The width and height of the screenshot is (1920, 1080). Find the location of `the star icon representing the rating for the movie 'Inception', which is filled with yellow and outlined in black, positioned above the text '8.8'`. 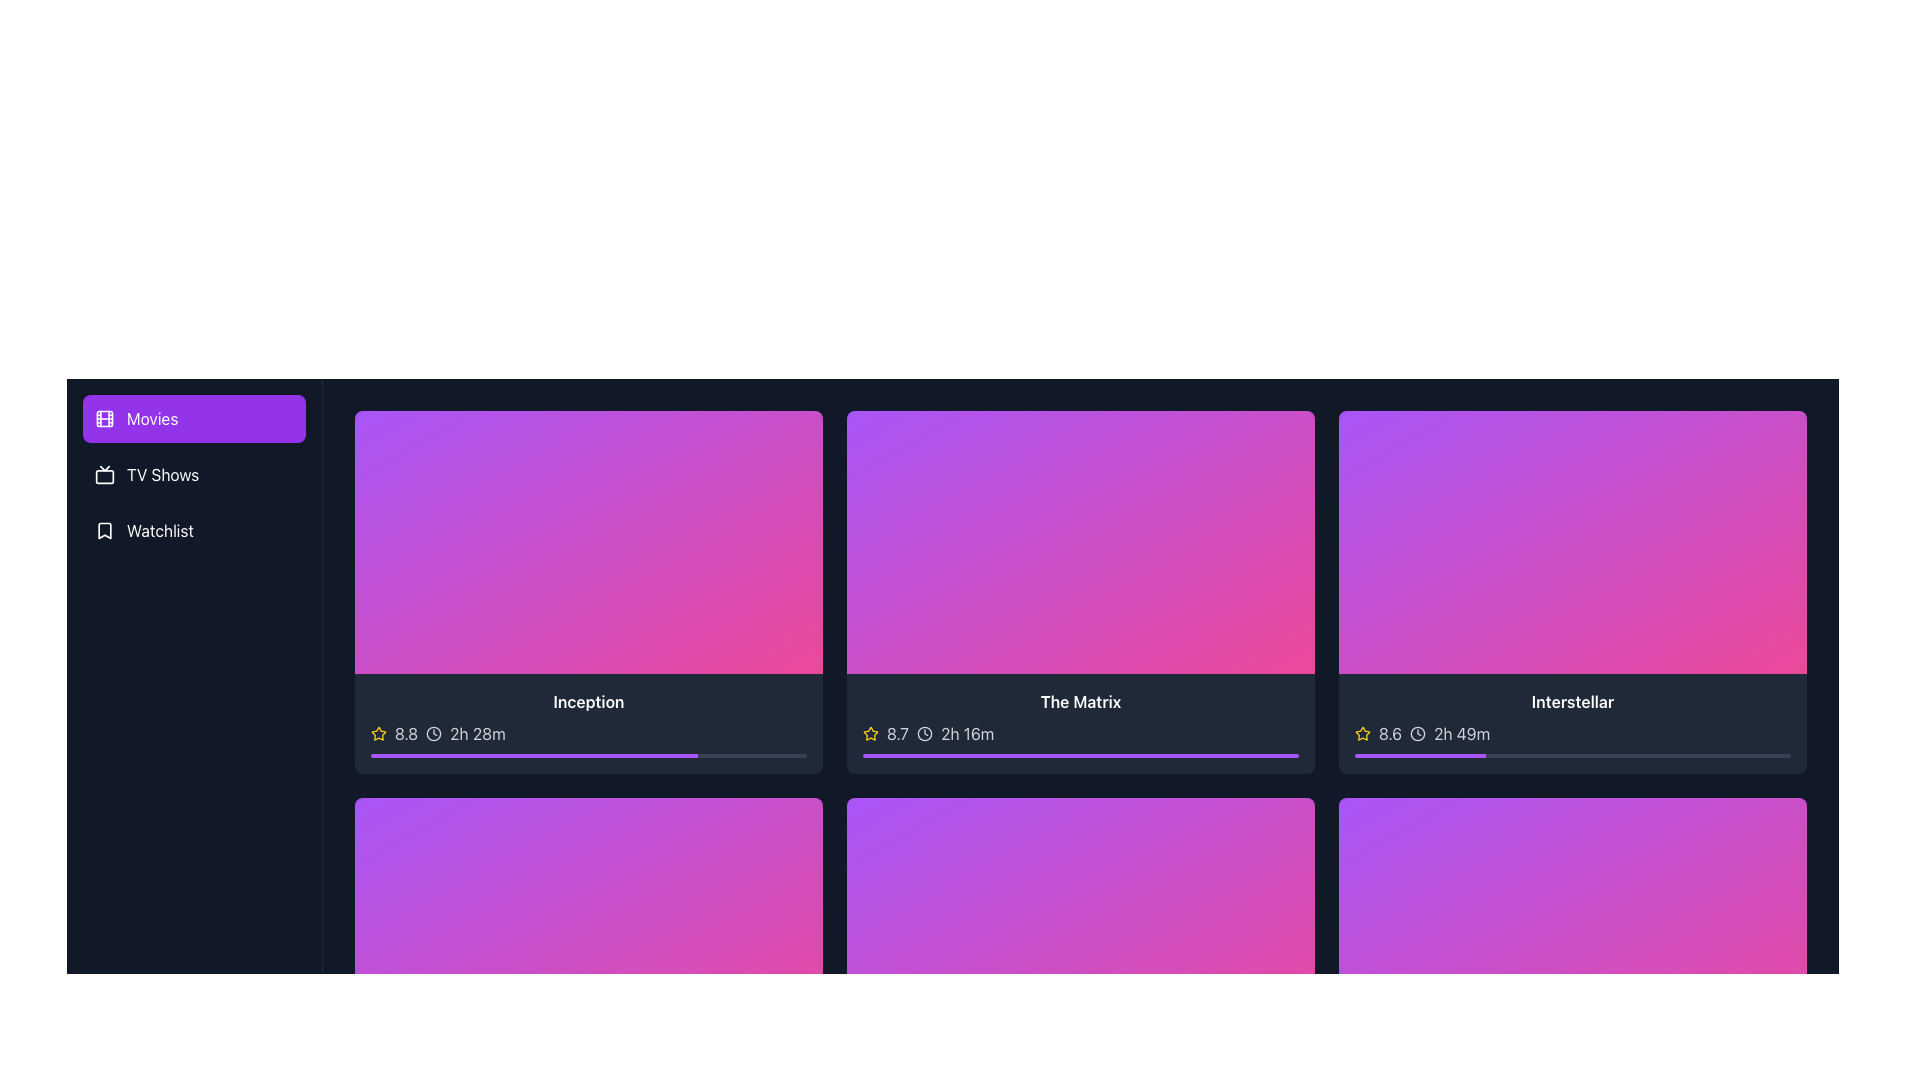

the star icon representing the rating for the movie 'Inception', which is filled with yellow and outlined in black, positioned above the text '8.8' is located at coordinates (379, 733).